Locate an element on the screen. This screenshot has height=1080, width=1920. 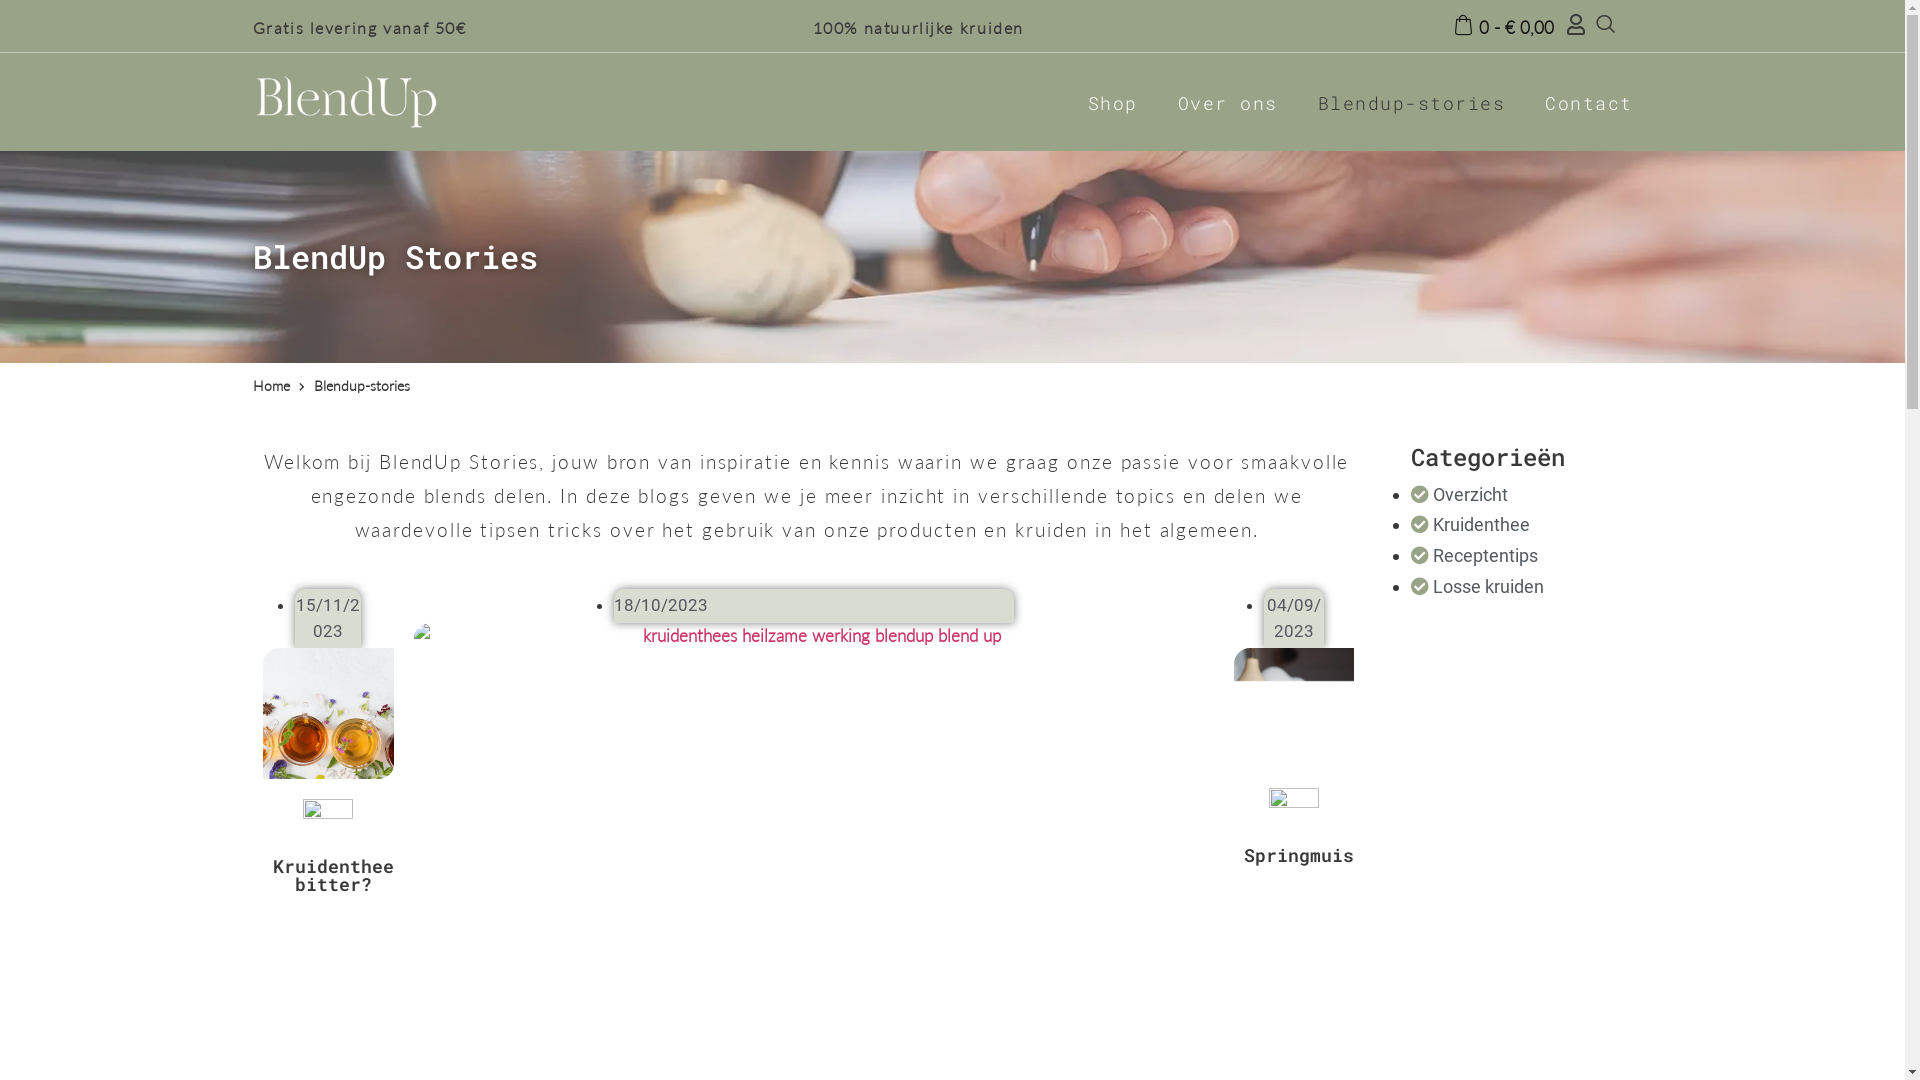
'04/09/2023' is located at coordinates (1265, 616).